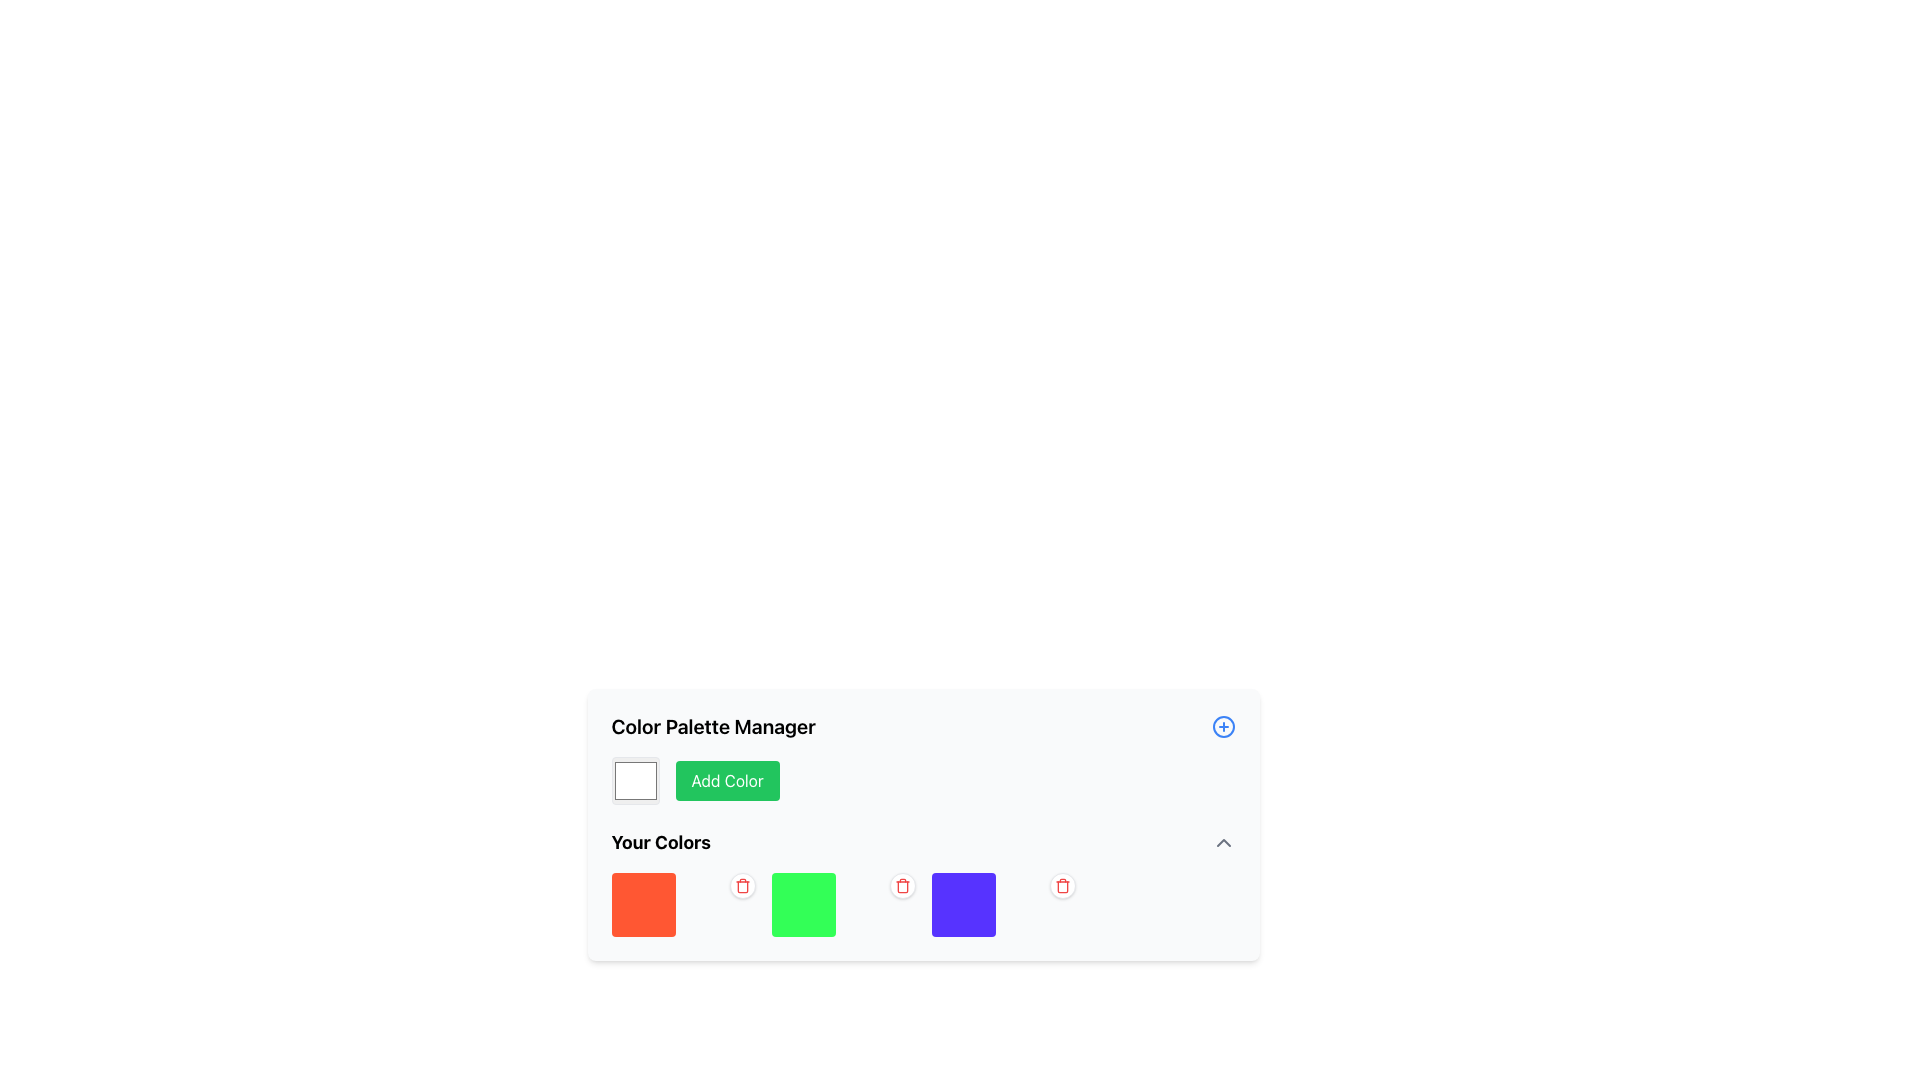  Describe the element at coordinates (1222, 843) in the screenshot. I see `the chevron-up button located to the right of the text 'Your Colors'` at that location.